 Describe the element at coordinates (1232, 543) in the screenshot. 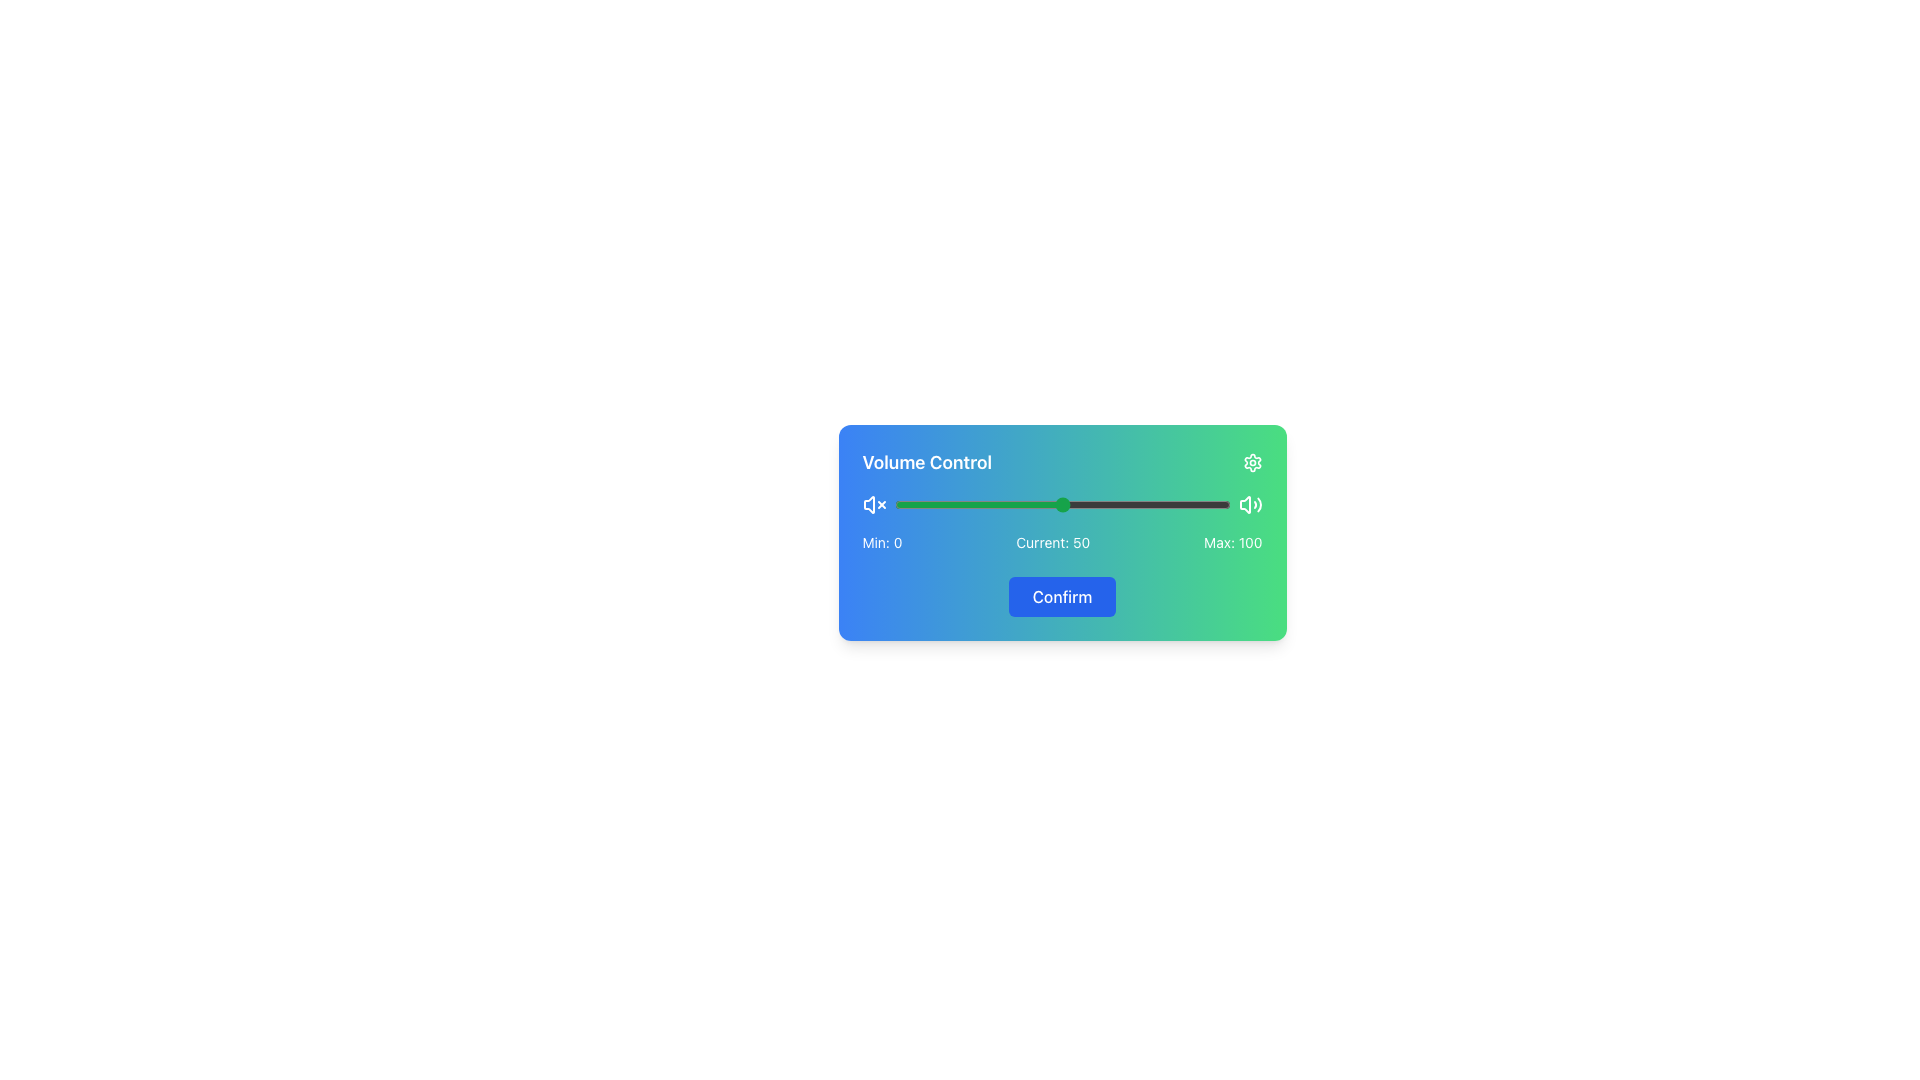

I see `the text label displaying the maximum value of a parameter, located to the right of 'Min: 0' and 'Current: 50', towards the bottom right of the panel` at that location.